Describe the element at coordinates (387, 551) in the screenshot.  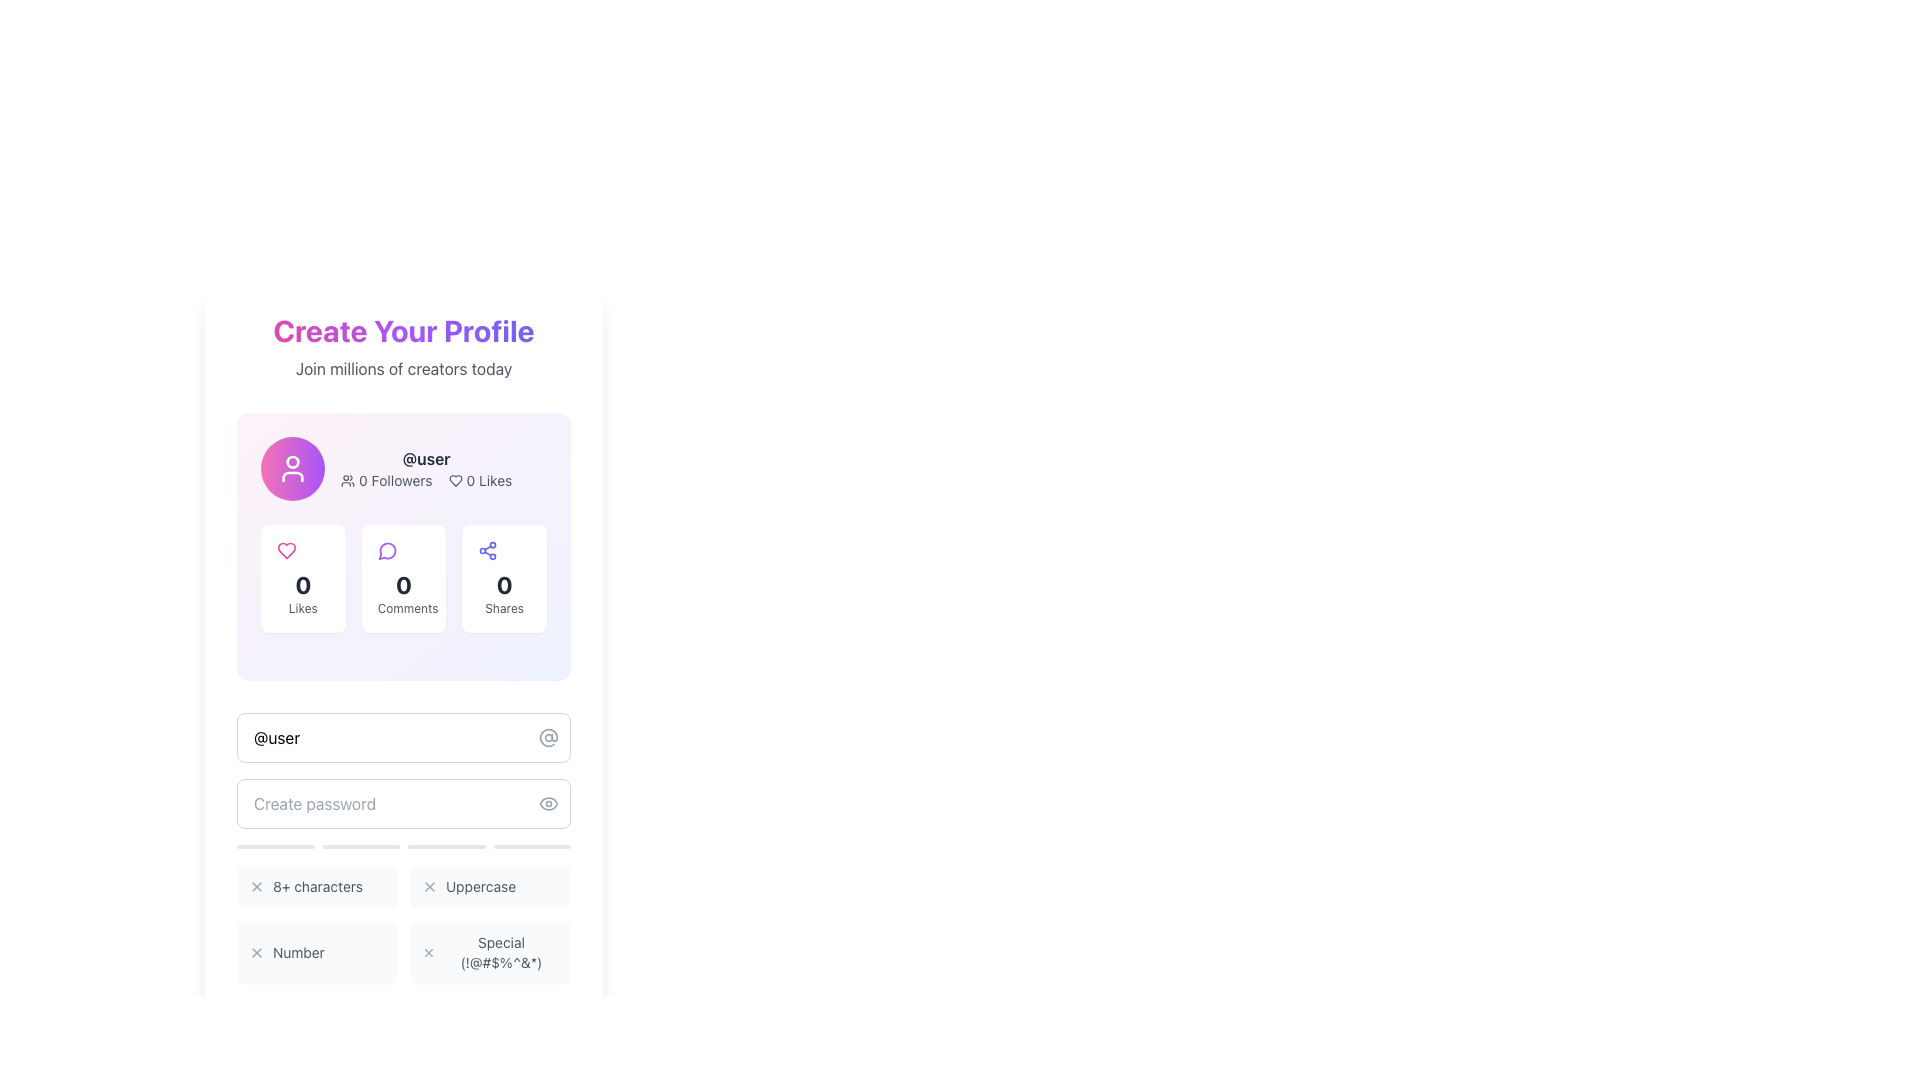
I see `the comments icon located in the second box of the statistics row, which is centered above the '0 Comments' label to interact with the comments section` at that location.